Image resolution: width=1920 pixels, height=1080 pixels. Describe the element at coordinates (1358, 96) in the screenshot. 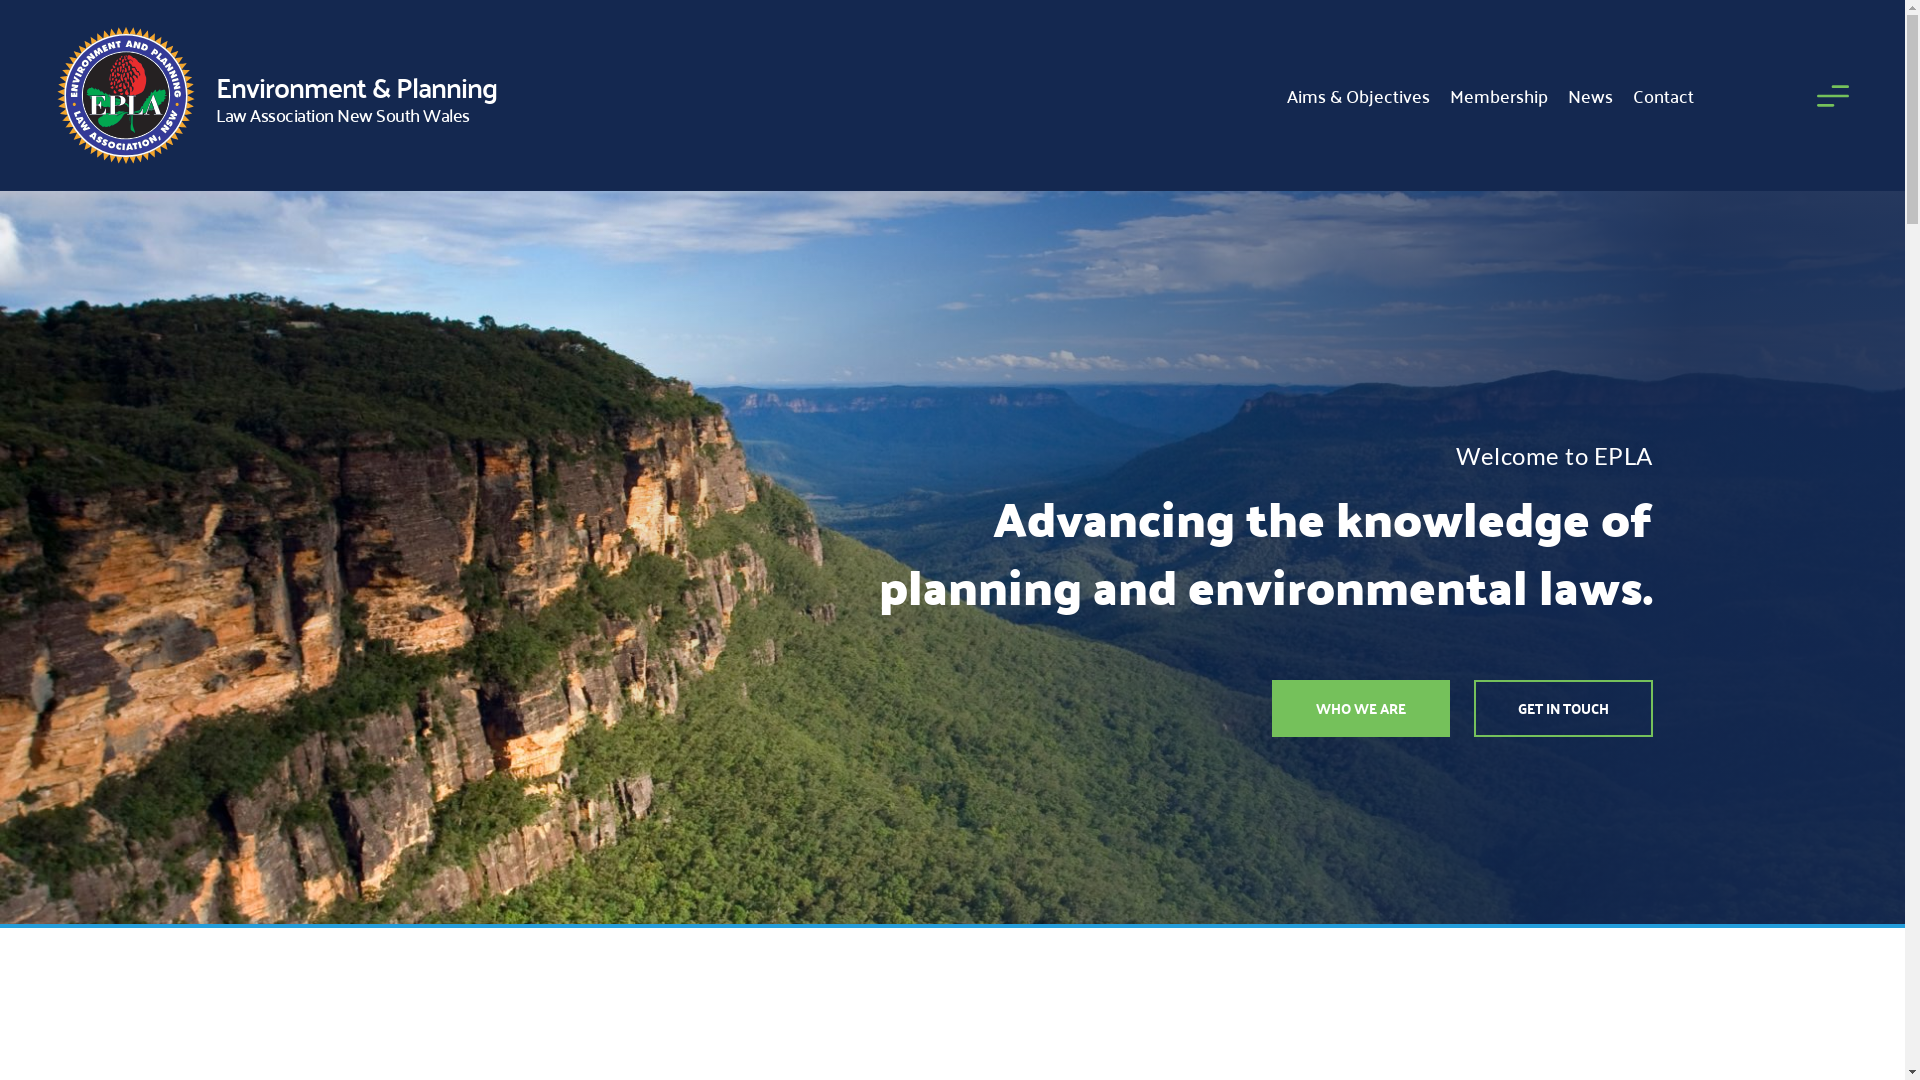

I see `'Aims & Objectives'` at that location.